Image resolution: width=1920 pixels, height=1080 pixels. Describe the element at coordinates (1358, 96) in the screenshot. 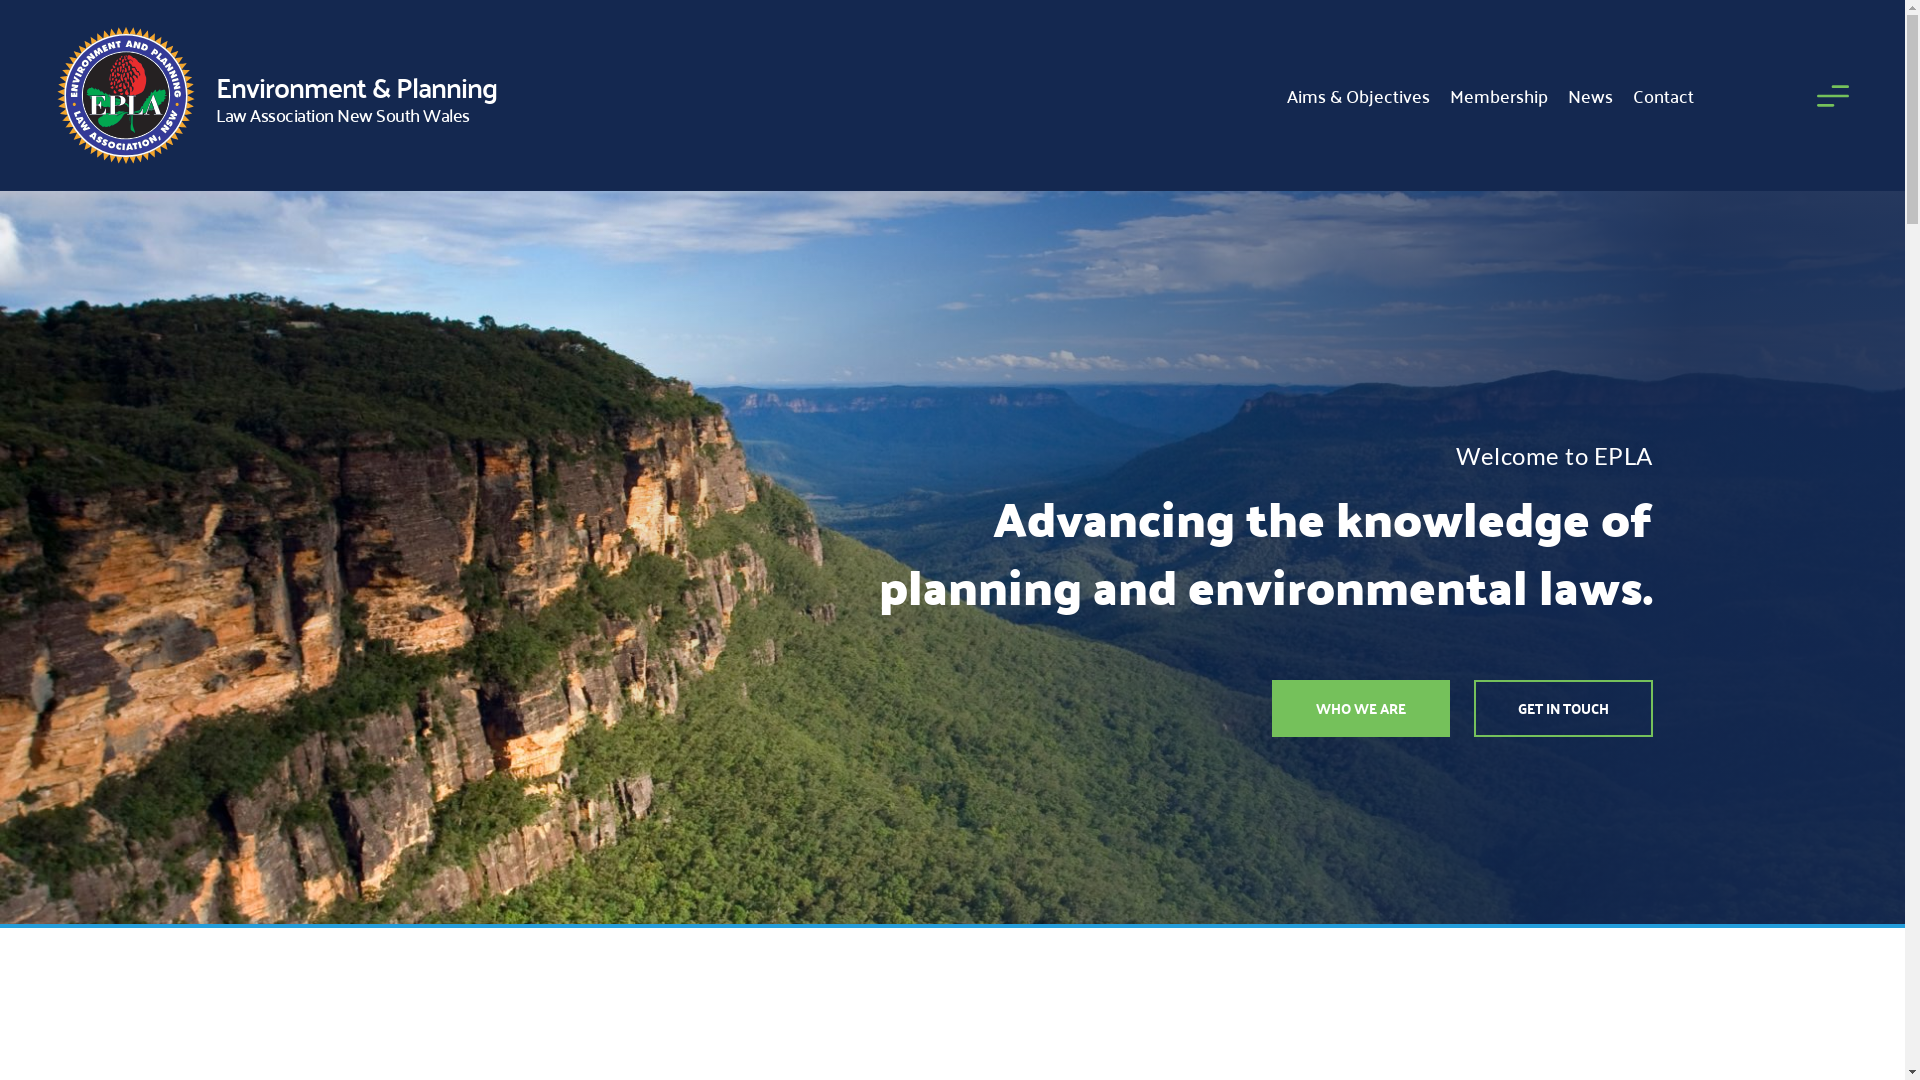

I see `'Aims & Objectives'` at that location.